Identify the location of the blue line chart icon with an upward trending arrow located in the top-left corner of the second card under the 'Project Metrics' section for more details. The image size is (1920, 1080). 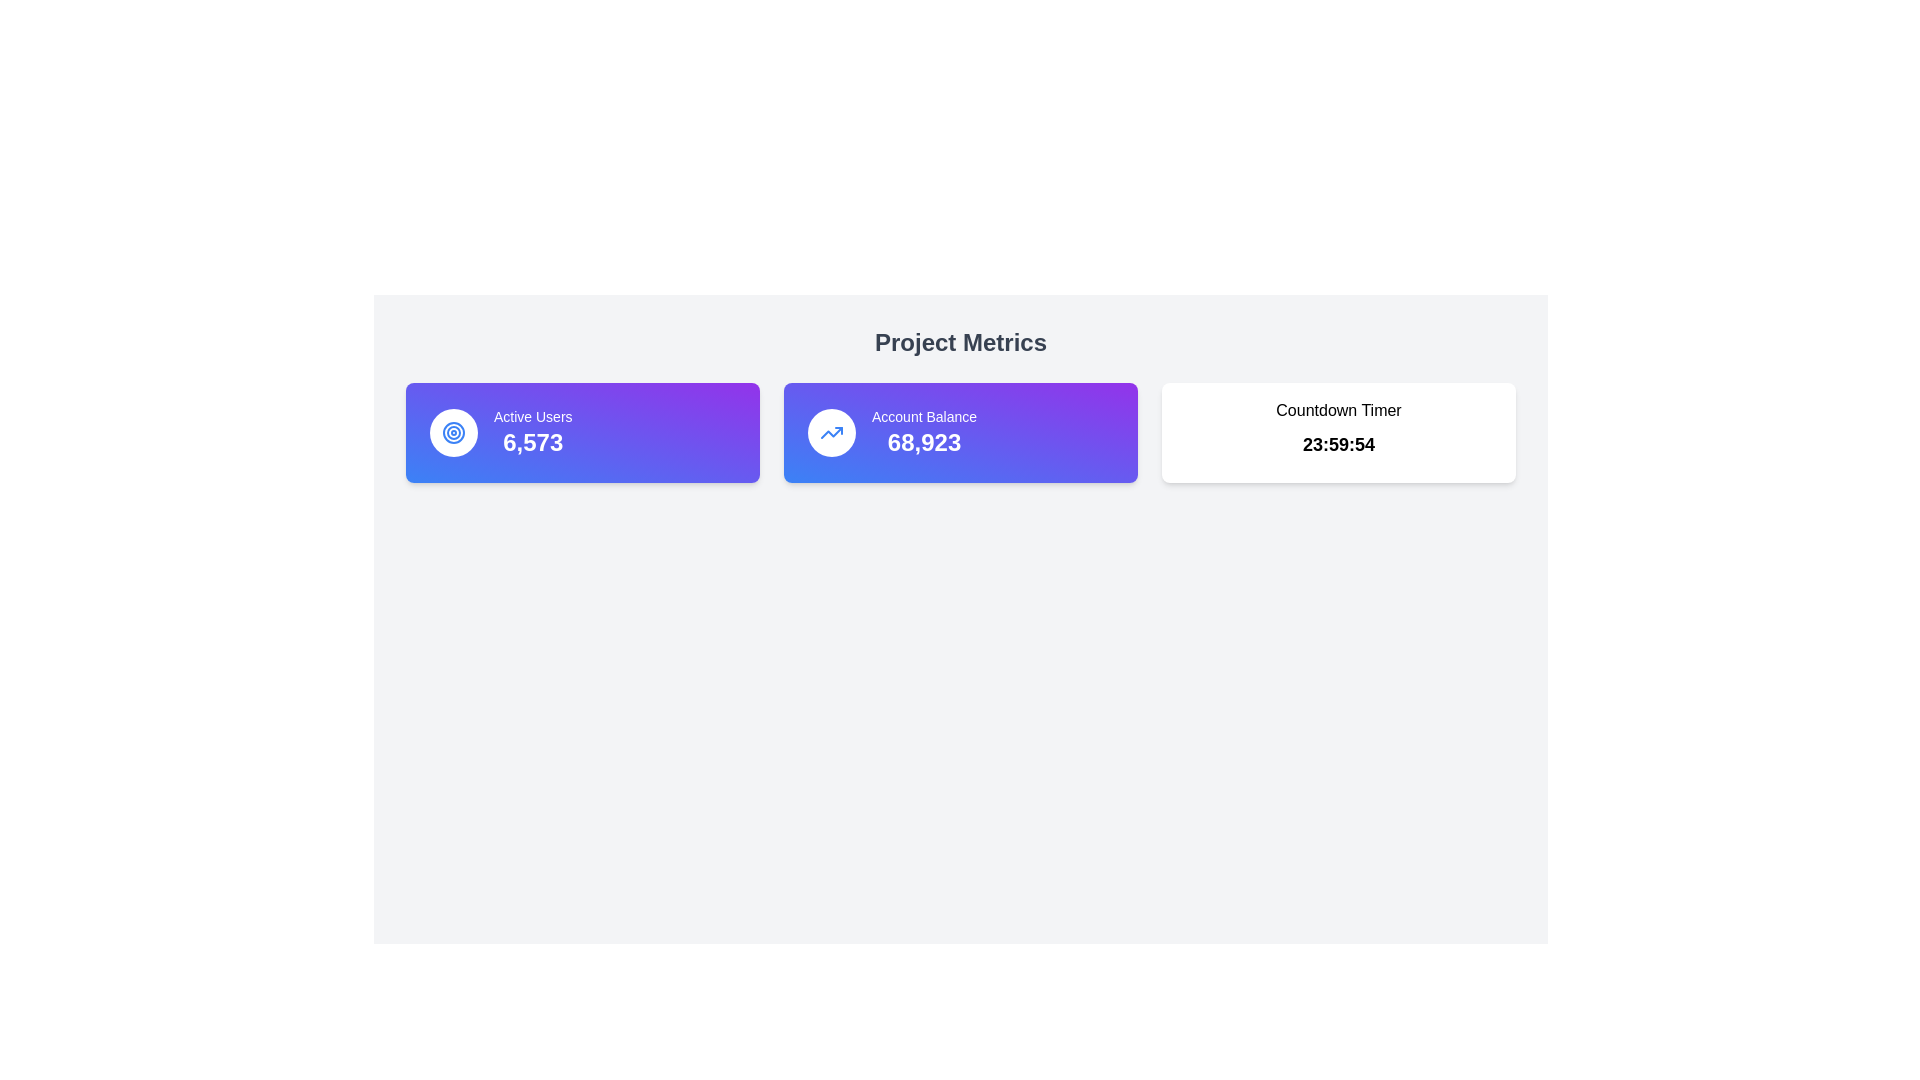
(831, 431).